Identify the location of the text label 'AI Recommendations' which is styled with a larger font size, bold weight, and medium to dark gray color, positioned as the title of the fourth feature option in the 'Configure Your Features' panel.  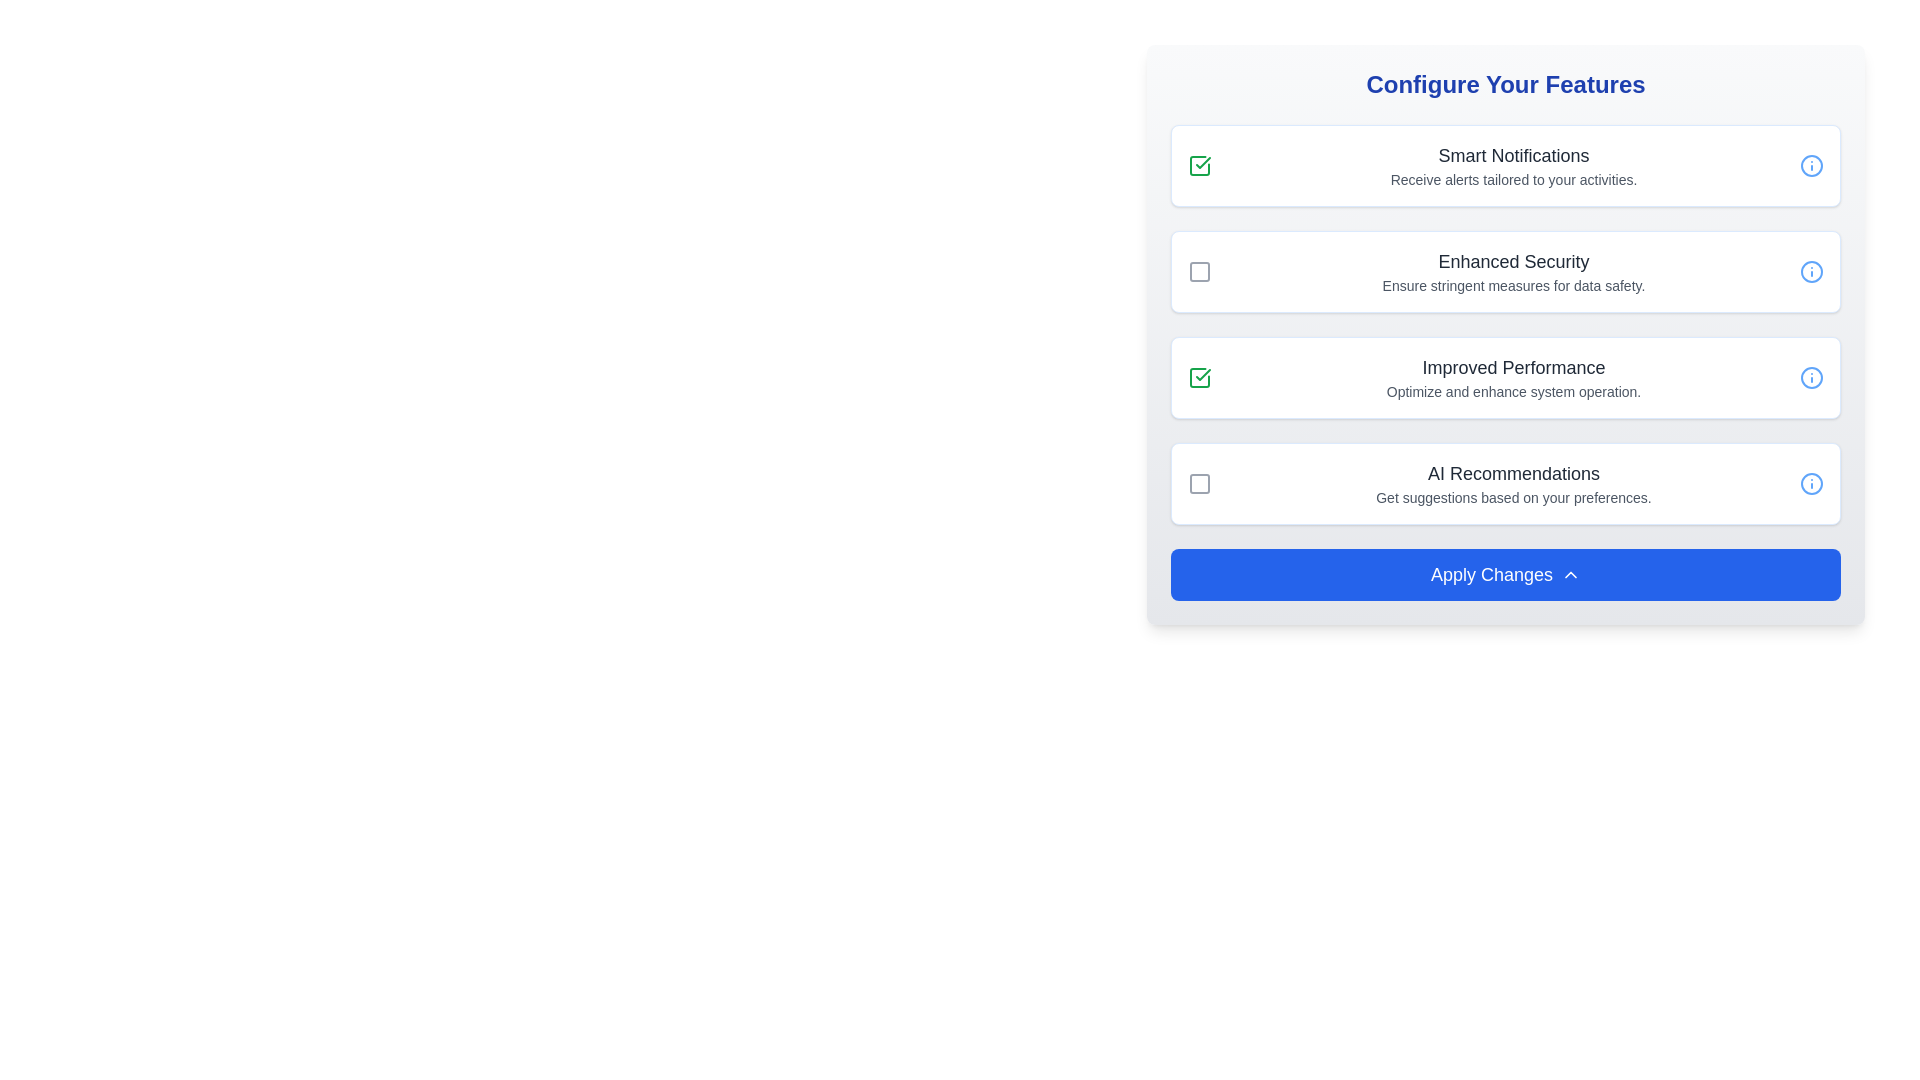
(1513, 474).